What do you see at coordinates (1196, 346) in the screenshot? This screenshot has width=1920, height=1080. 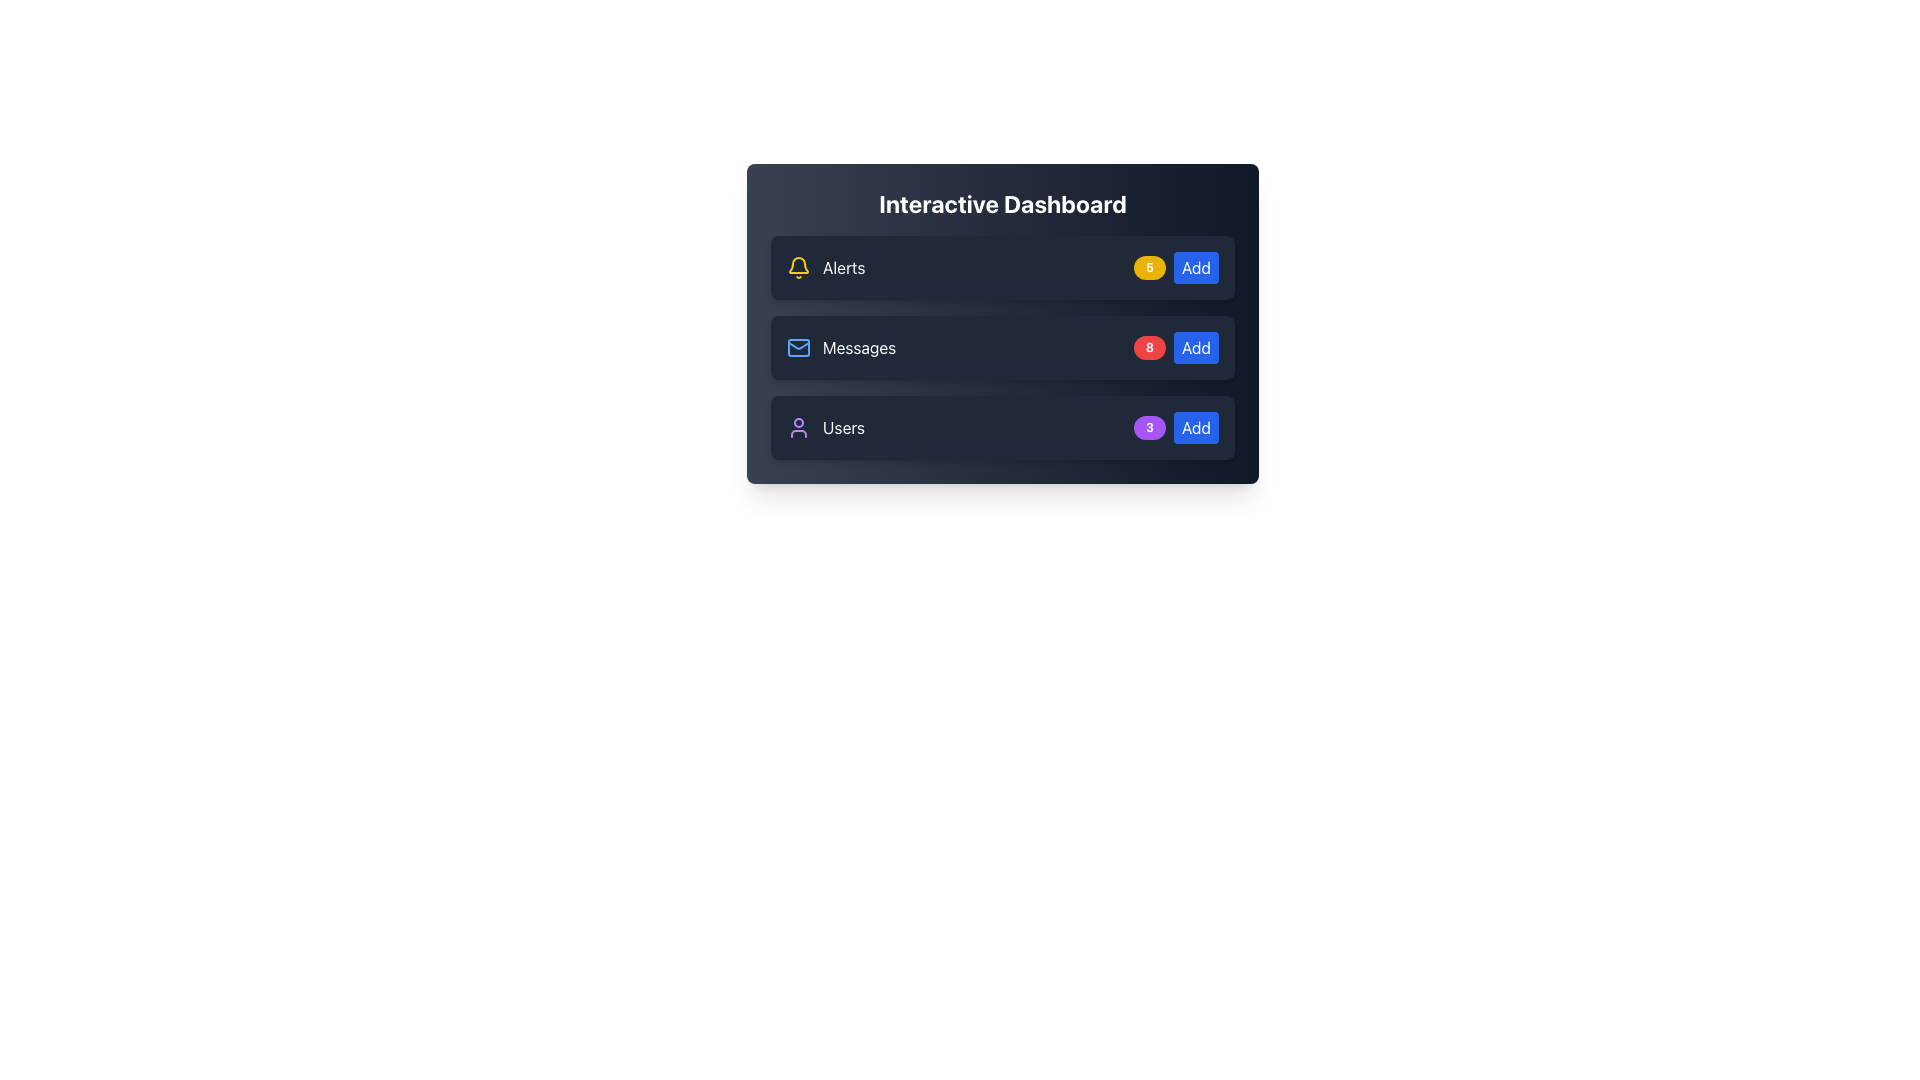 I see `the second 'Add' button in the 'Interactive Dashboard' section aligned with 'Messages' to change its color` at bounding box center [1196, 346].